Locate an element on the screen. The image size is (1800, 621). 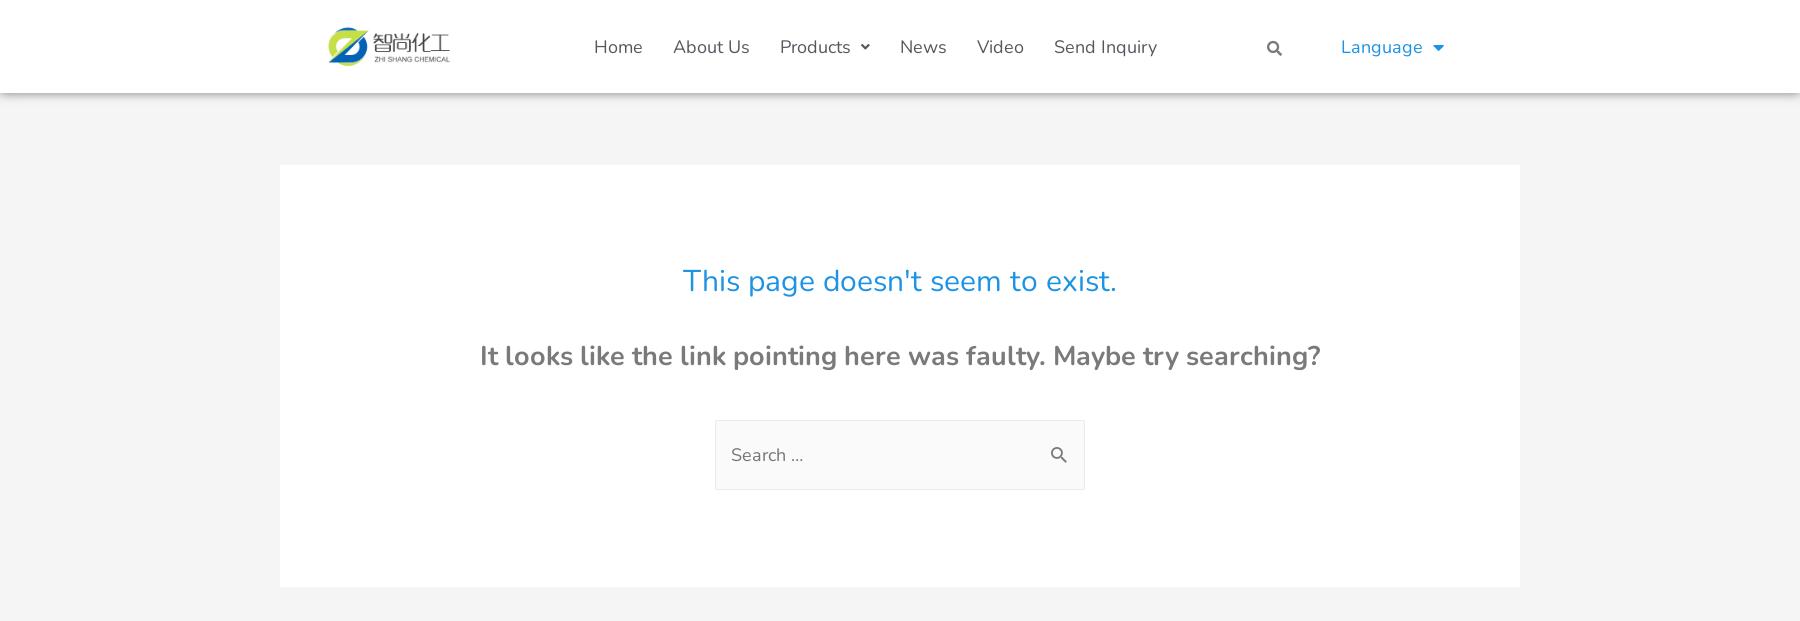
'Home' is located at coordinates (618, 45).